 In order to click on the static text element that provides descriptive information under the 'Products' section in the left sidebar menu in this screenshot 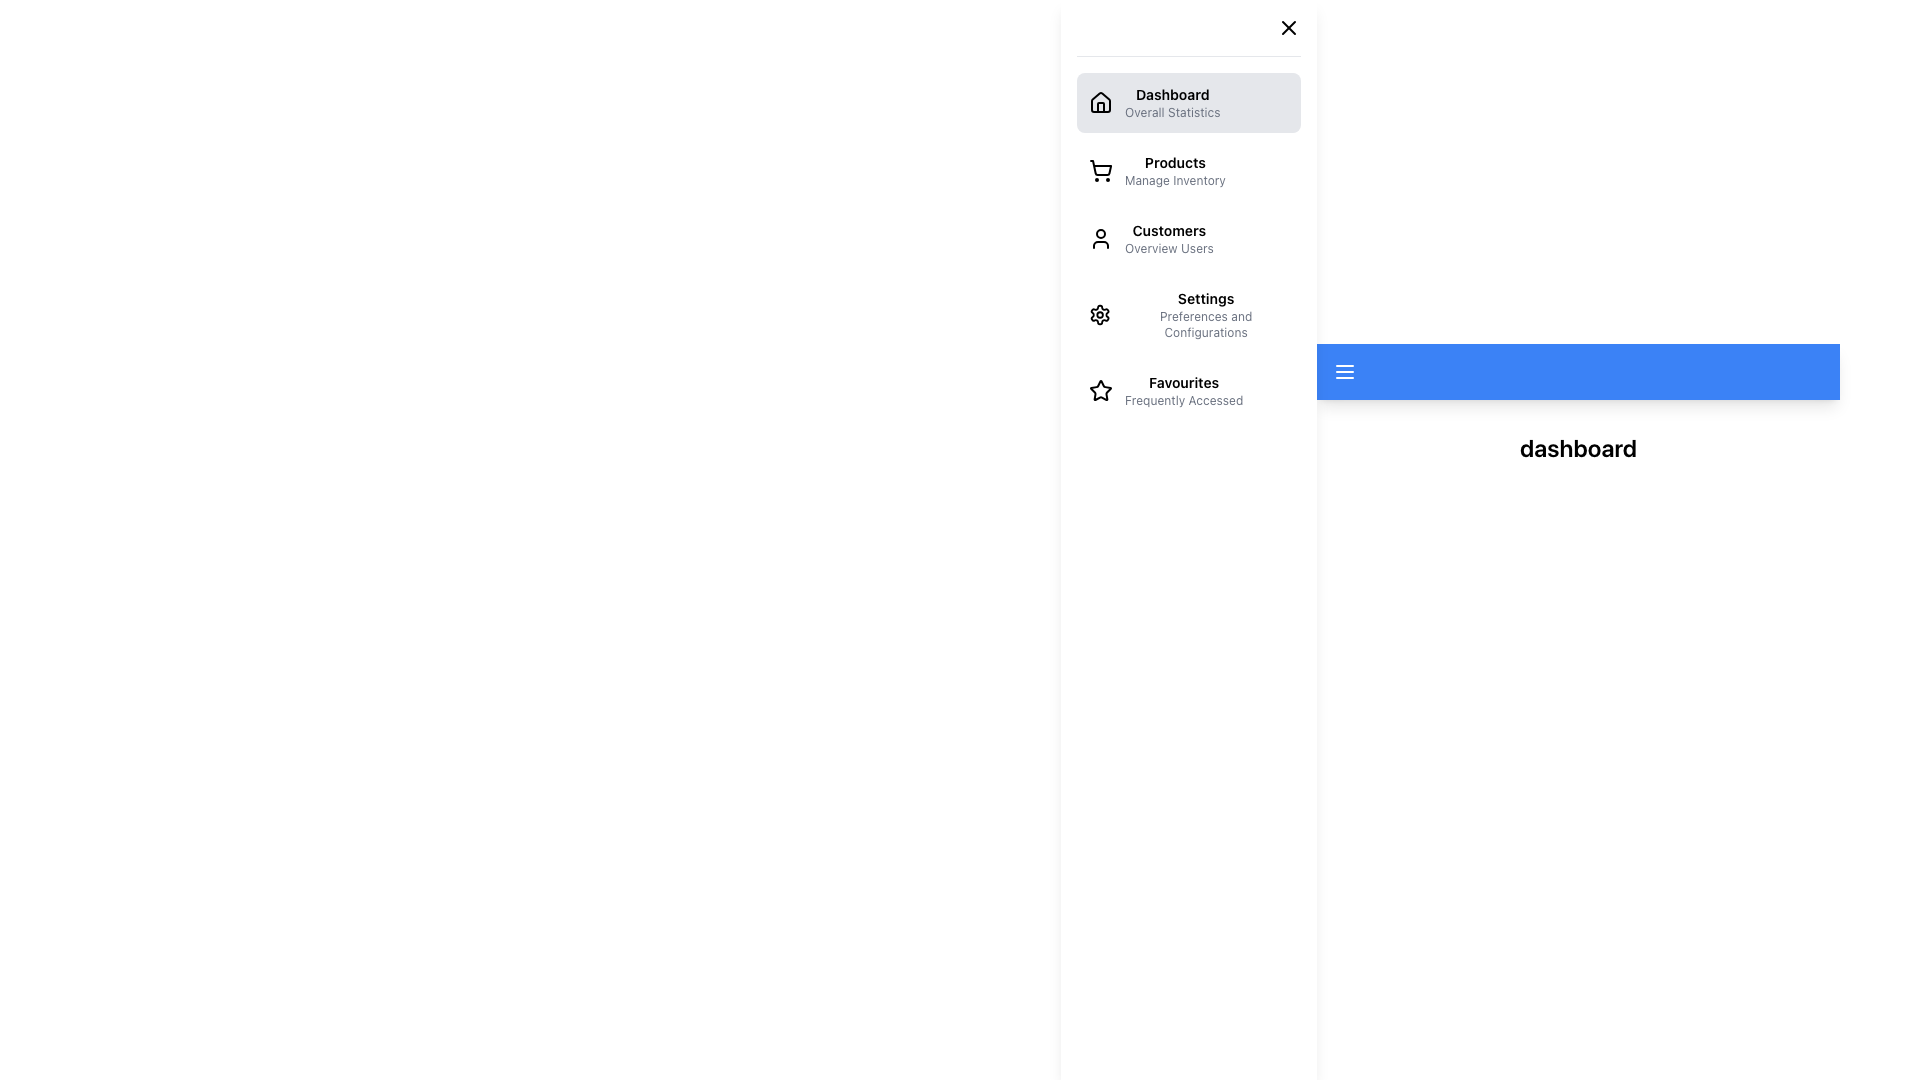, I will do `click(1175, 181)`.